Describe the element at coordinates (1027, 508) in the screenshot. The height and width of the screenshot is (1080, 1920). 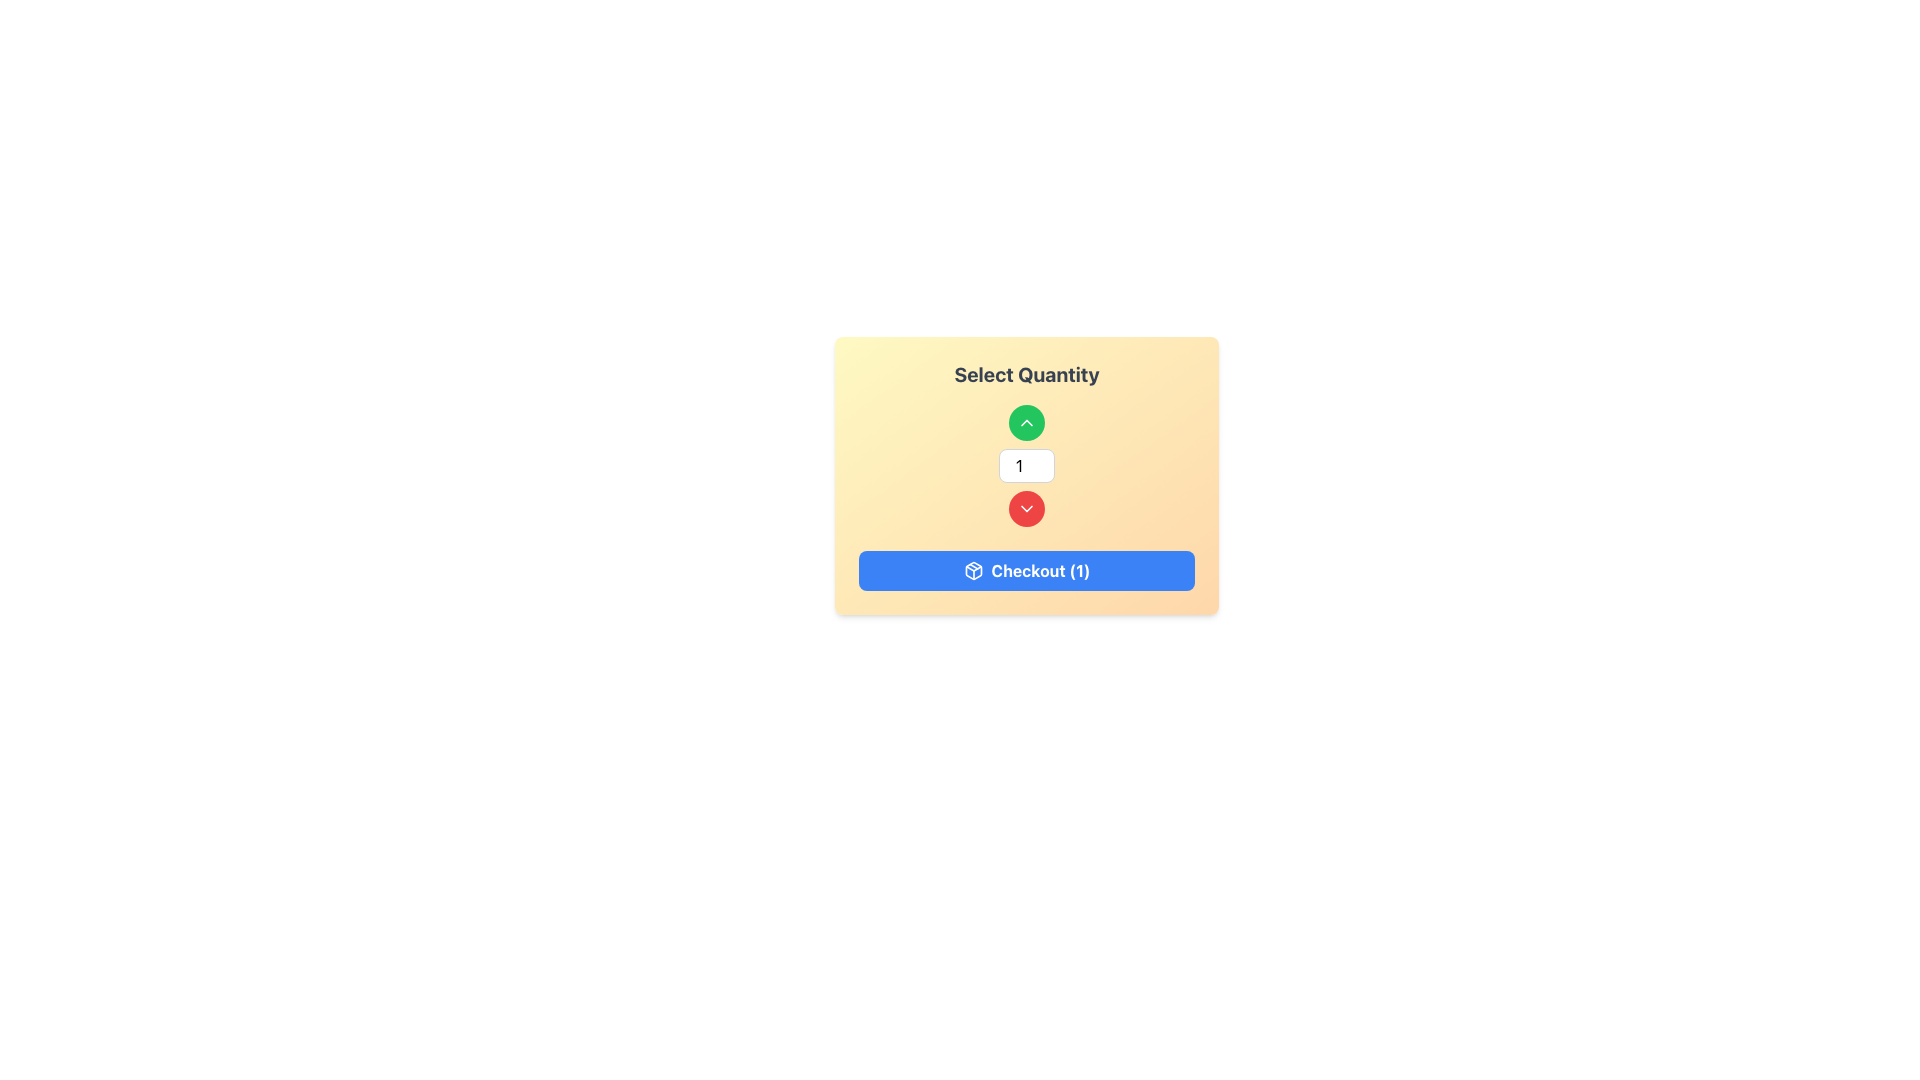
I see `the decrement SVG icon located within the red circular button, which is used to decrease the quantity value in the UI` at that location.